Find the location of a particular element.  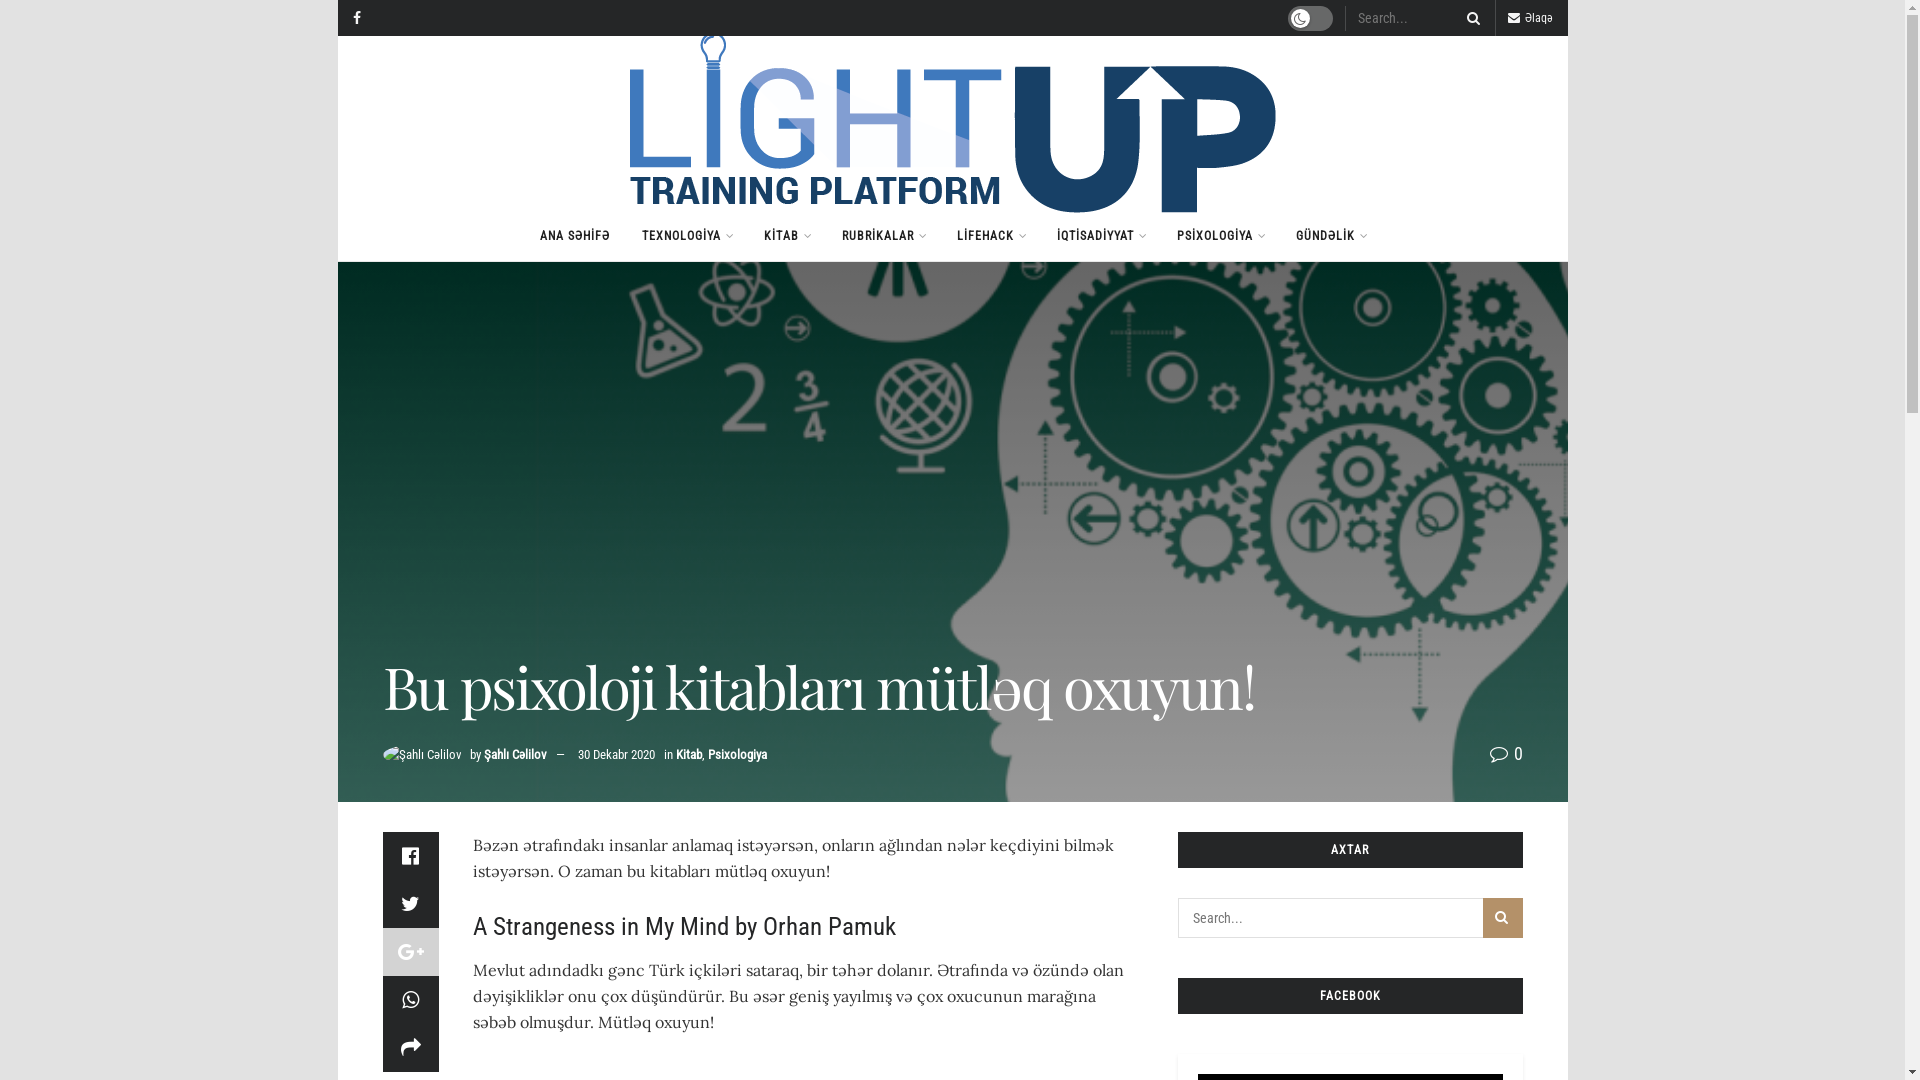

'TEXNOLOGIYA' is located at coordinates (686, 234).